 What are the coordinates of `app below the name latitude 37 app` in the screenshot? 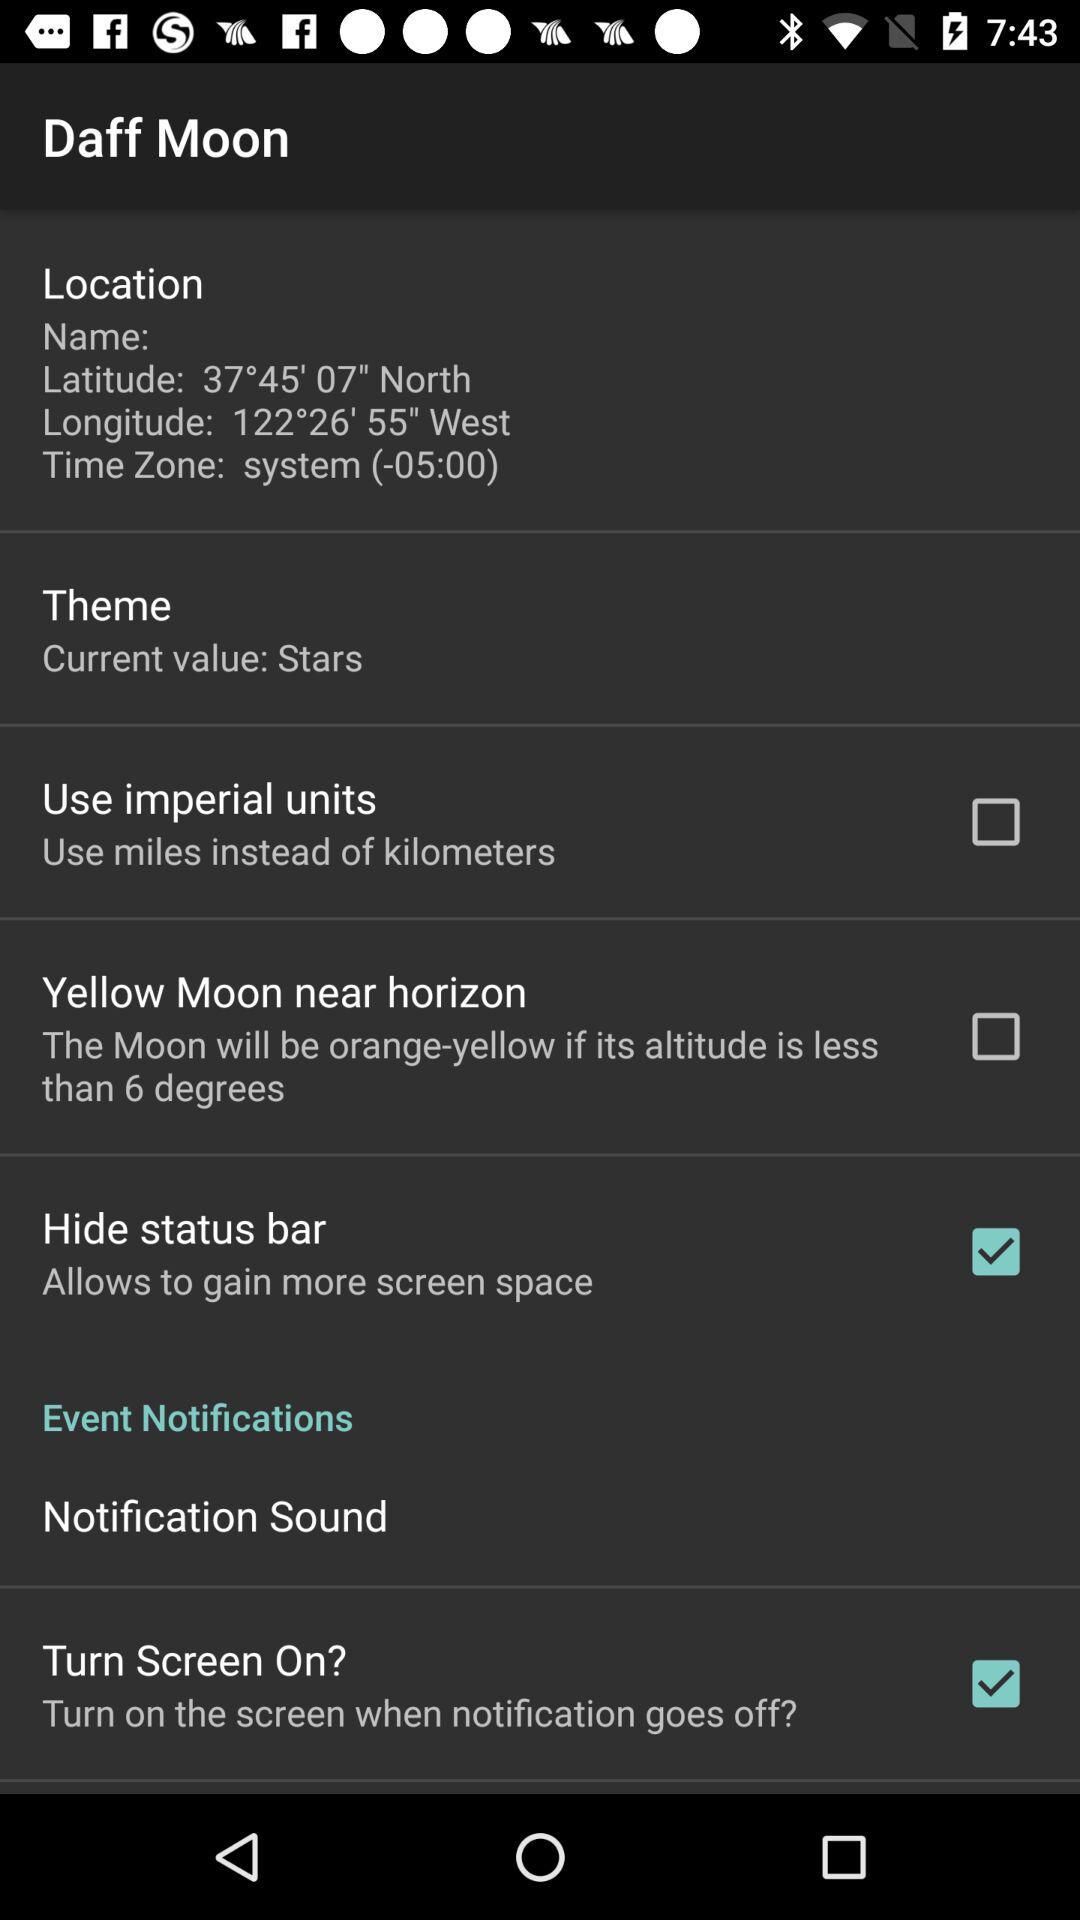 It's located at (106, 602).